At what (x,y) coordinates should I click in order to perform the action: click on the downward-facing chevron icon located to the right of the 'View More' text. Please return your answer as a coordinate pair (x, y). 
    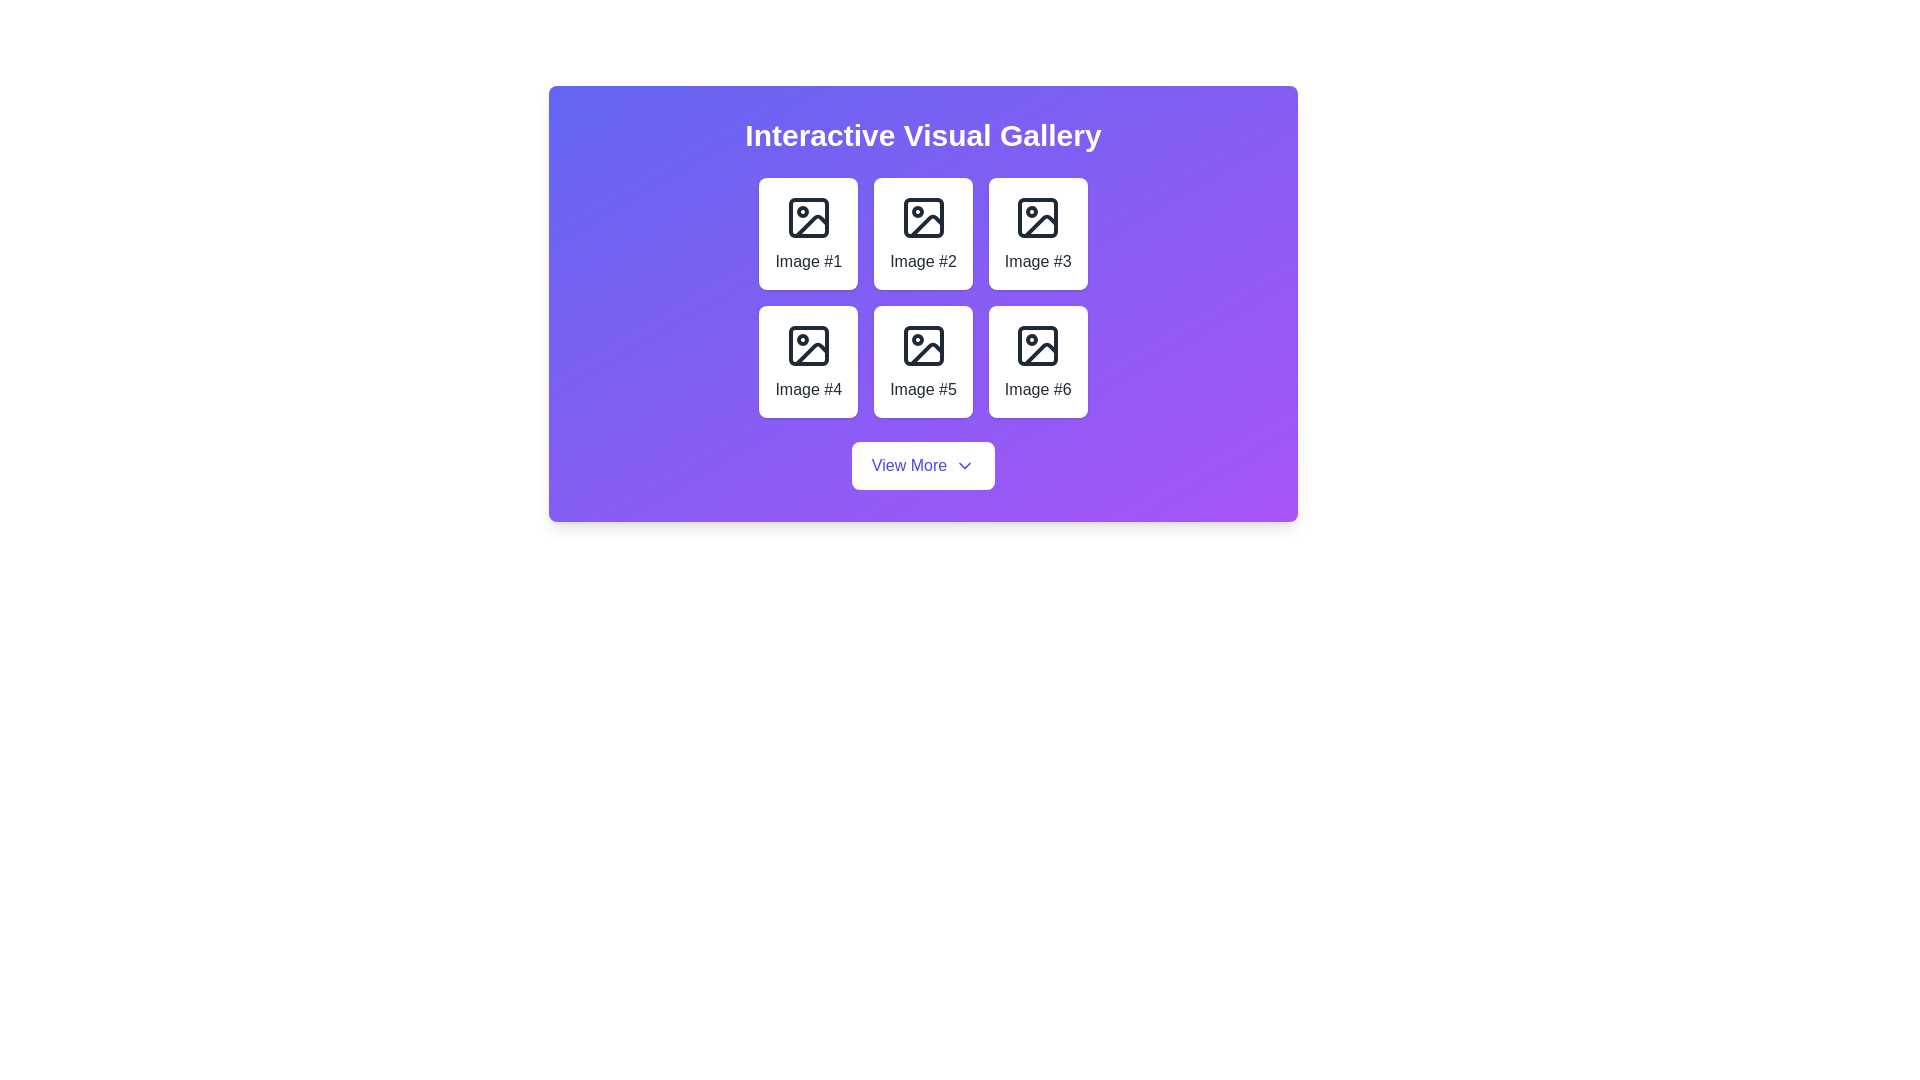
    Looking at the image, I should click on (965, 466).